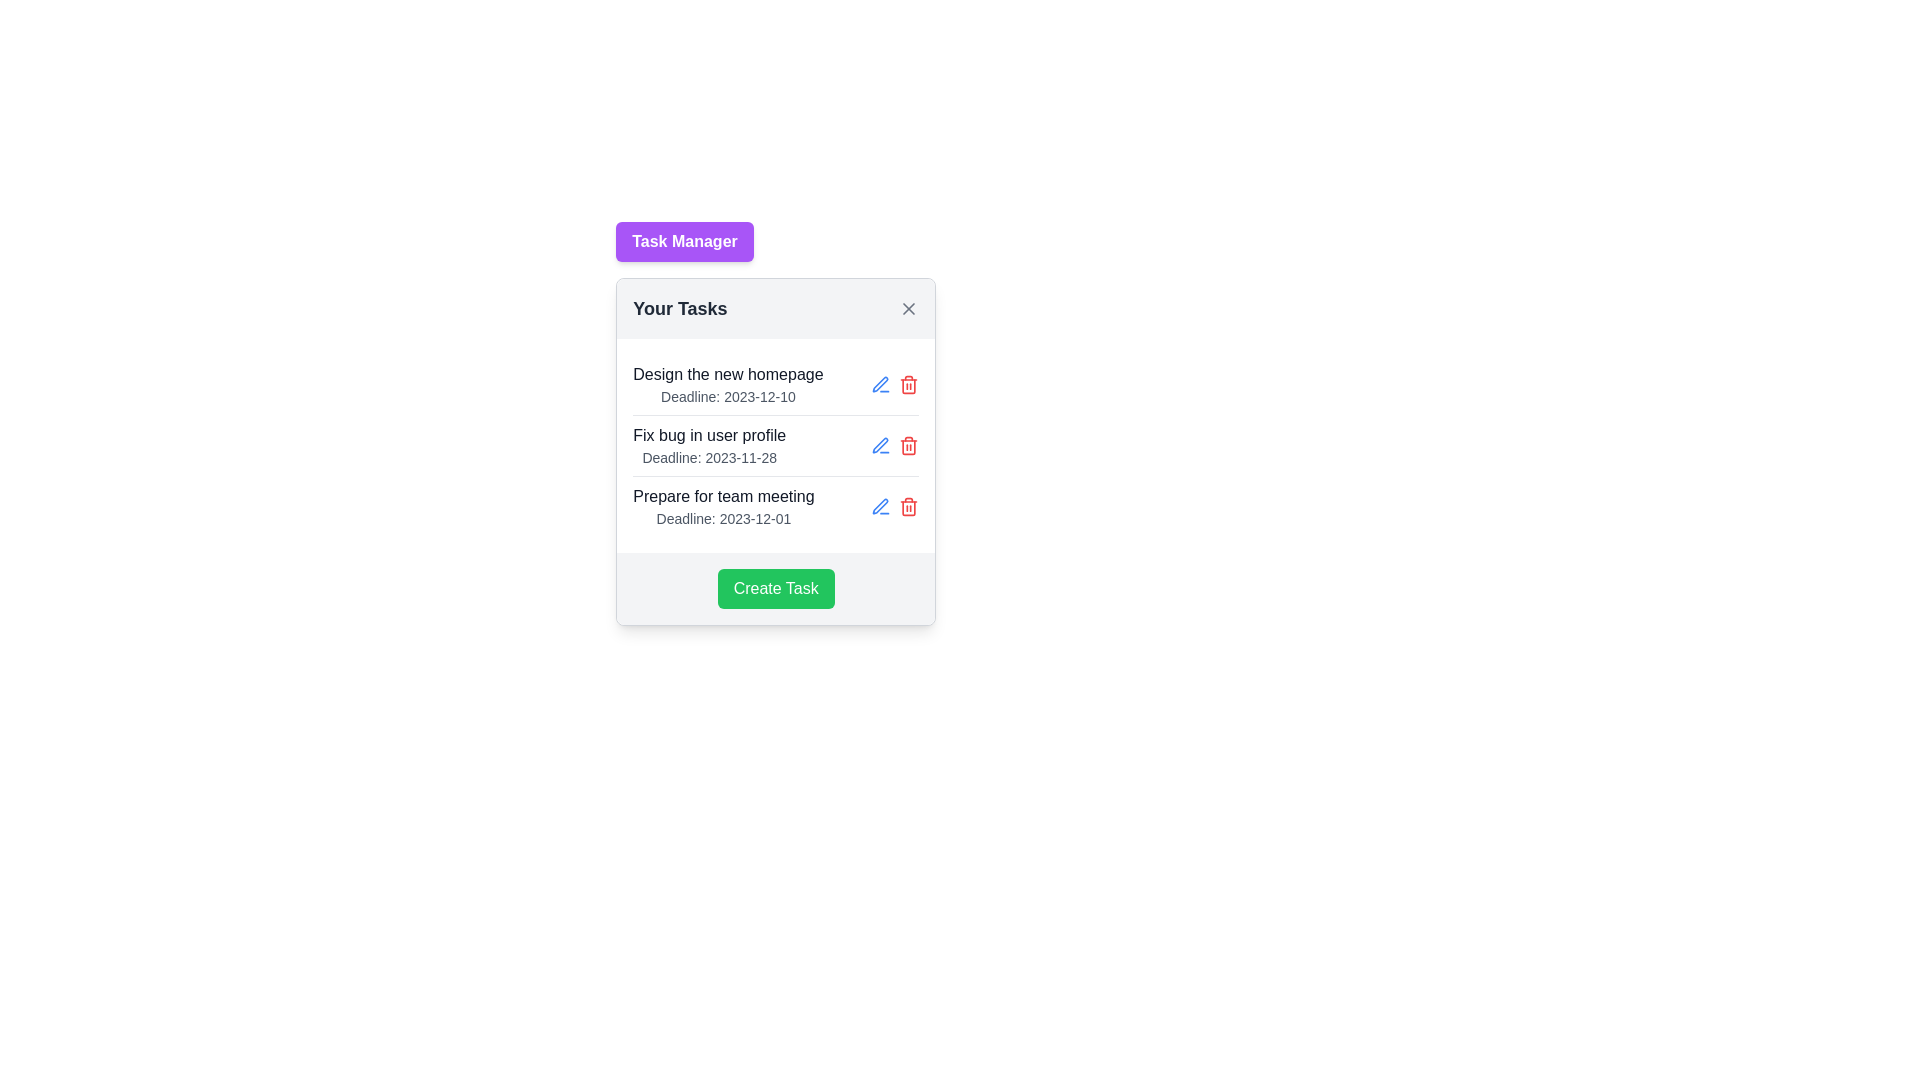  I want to click on the delete icon button located to the right of the blue edit icon, so click(907, 385).